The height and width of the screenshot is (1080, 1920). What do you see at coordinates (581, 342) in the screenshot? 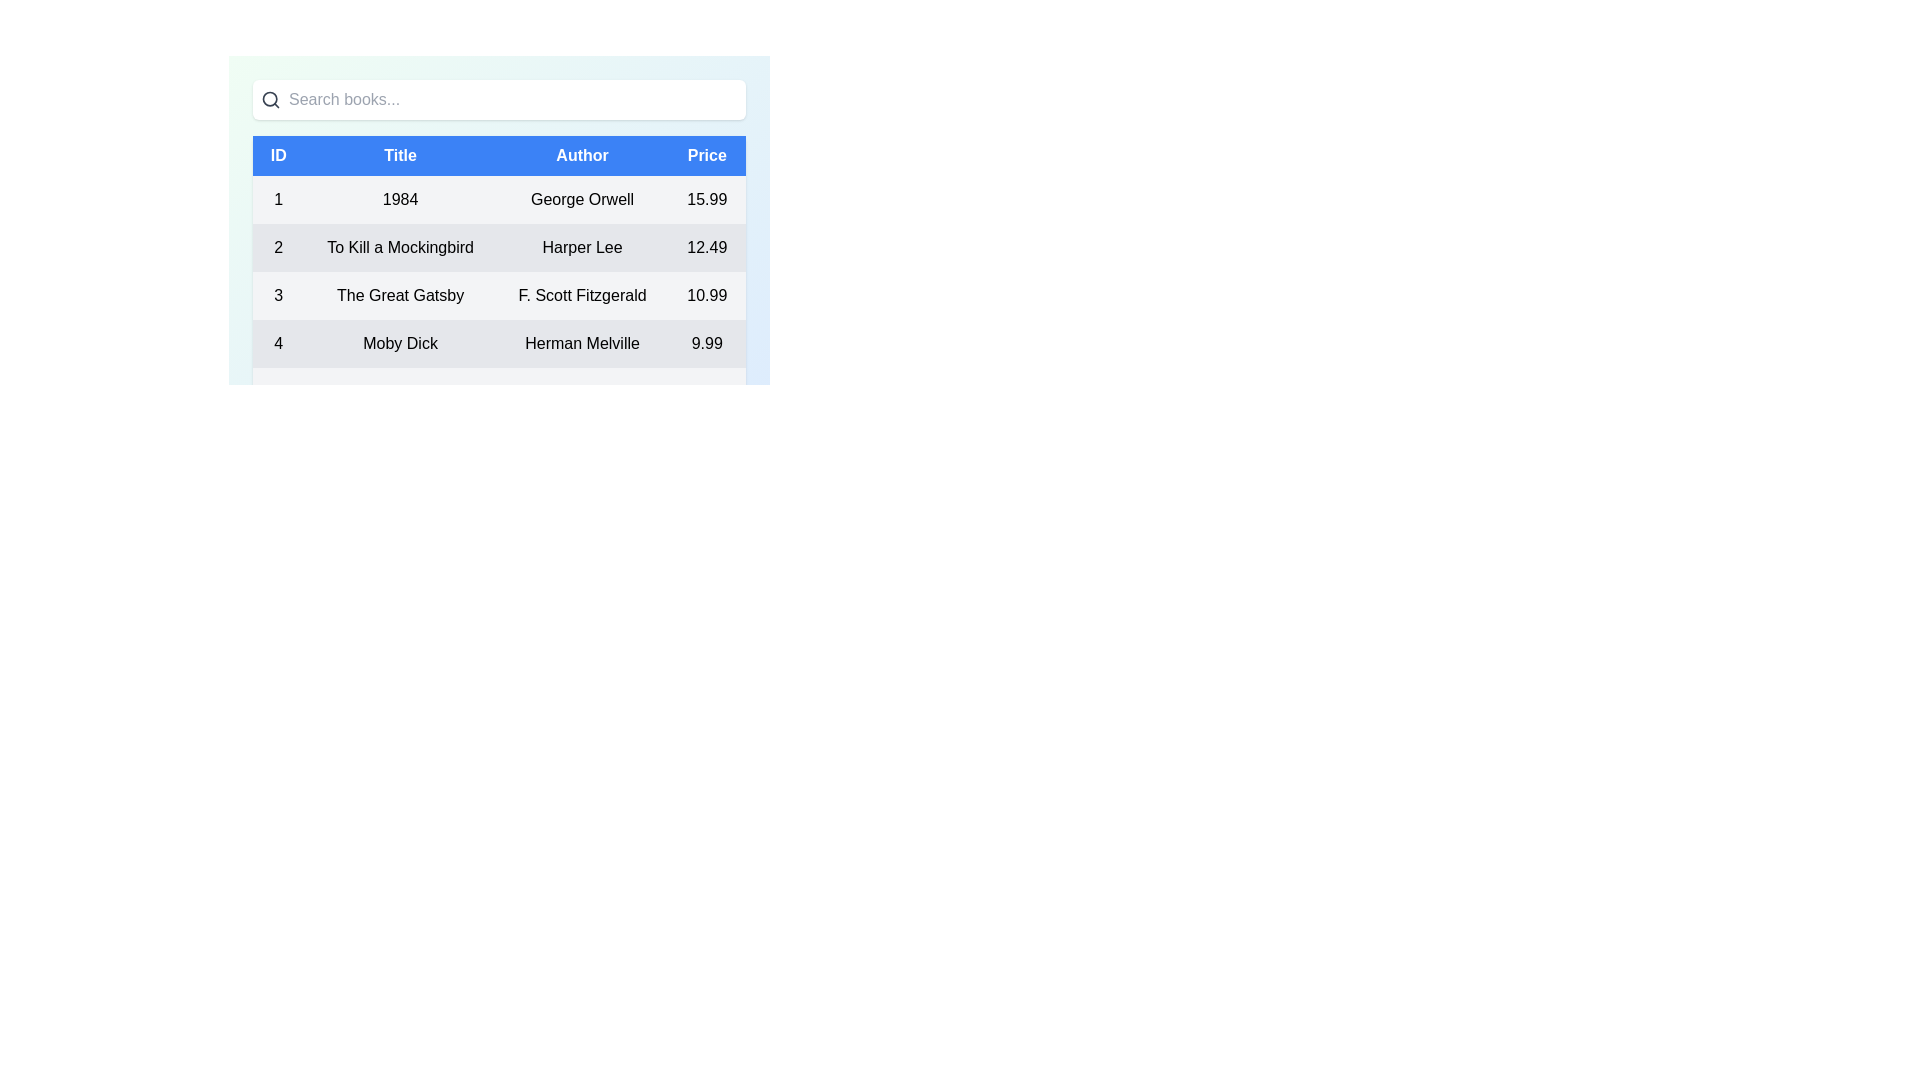
I see `the non-interactive text label displaying the author of the book 'Moby Dick', located in the third cell of the fourth row in a tabular layout` at bounding box center [581, 342].